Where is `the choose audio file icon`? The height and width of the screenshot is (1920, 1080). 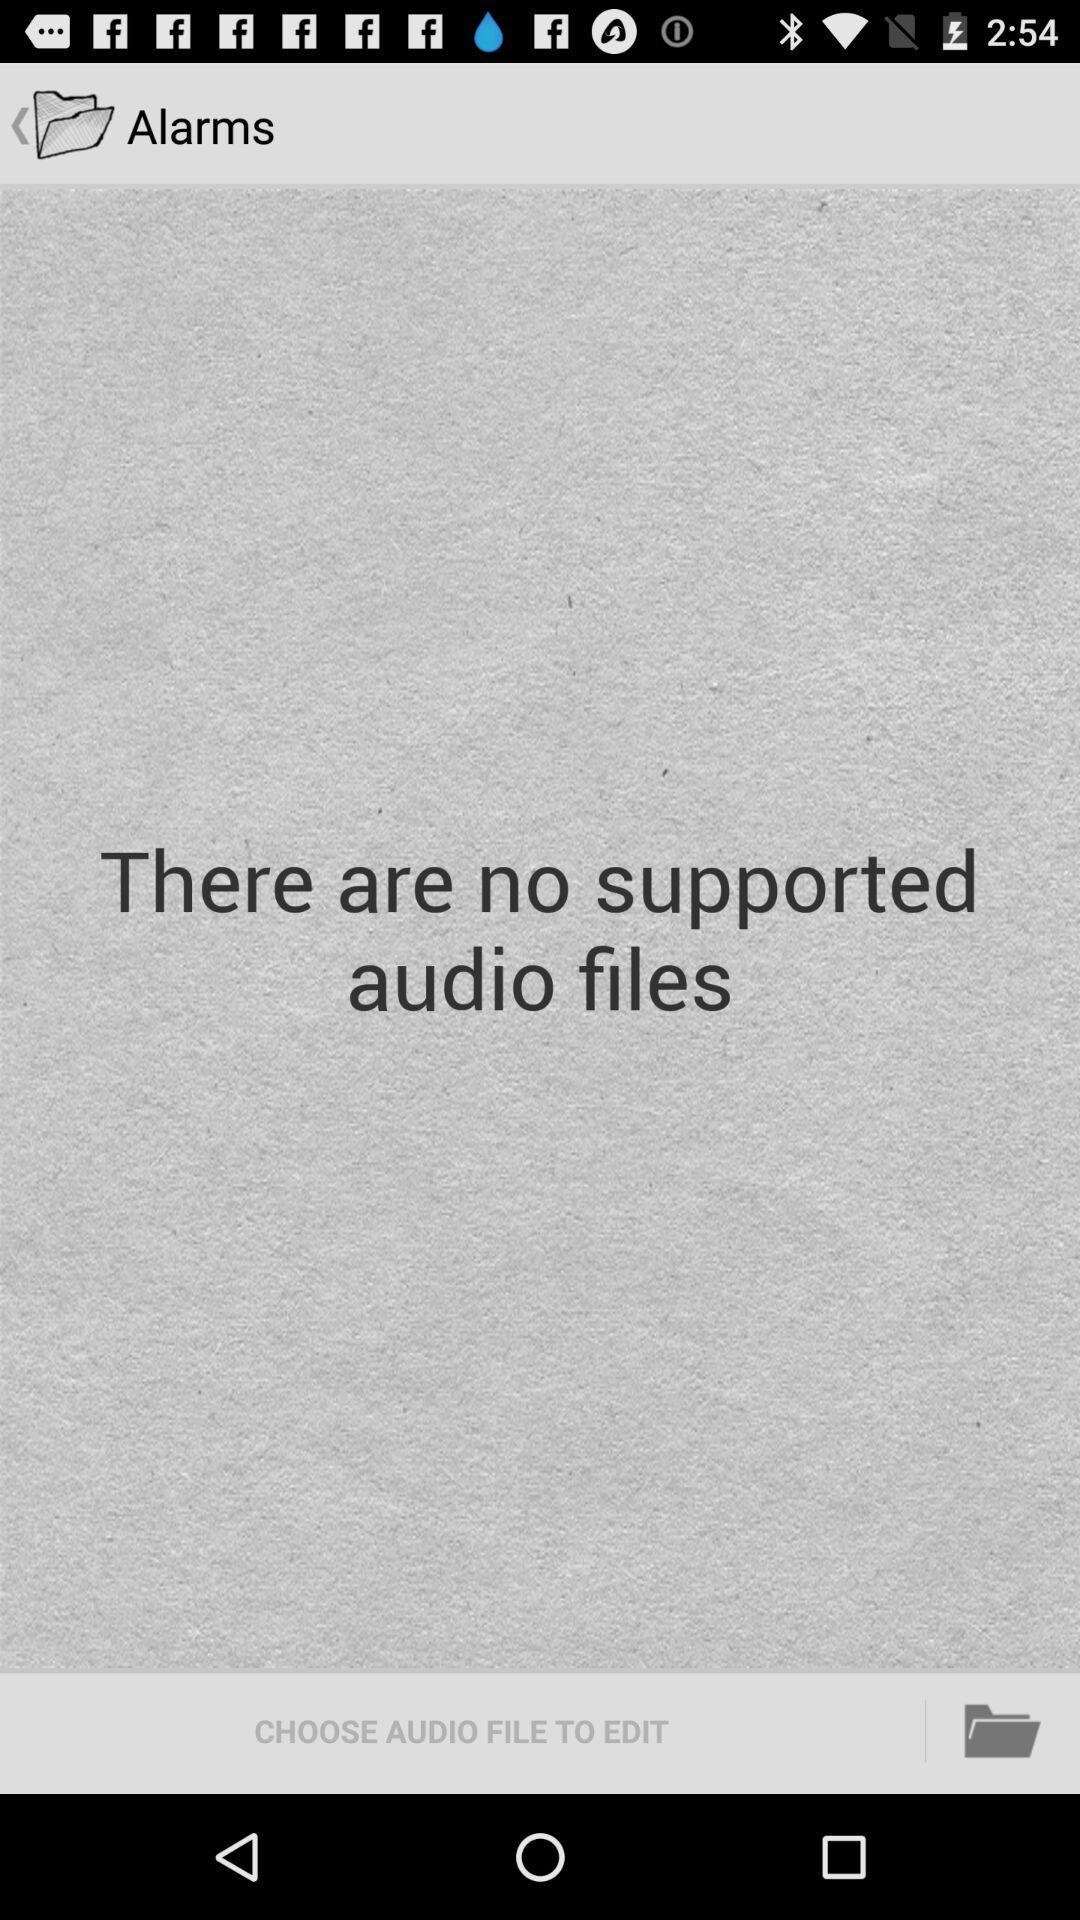 the choose audio file icon is located at coordinates (461, 1730).